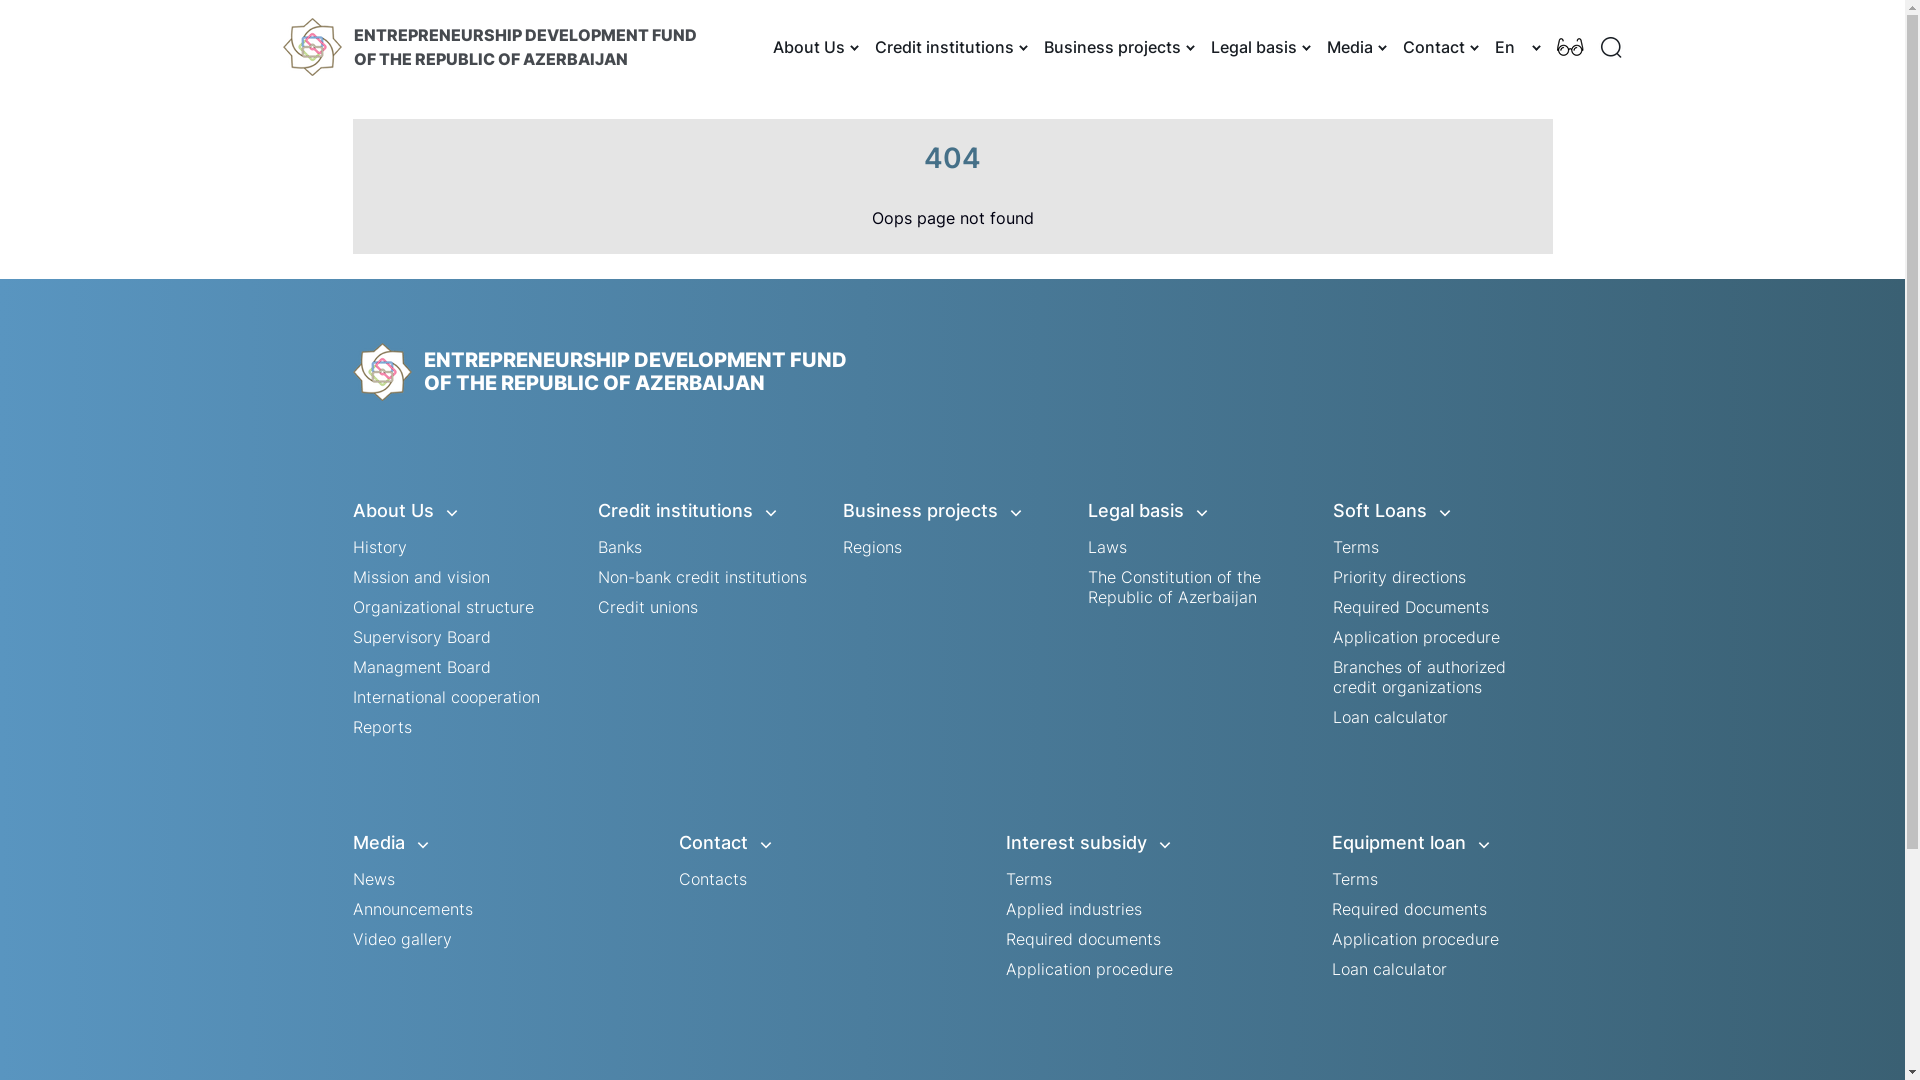 The width and height of the screenshot is (1920, 1080). What do you see at coordinates (1441, 843) in the screenshot?
I see `'Equipment loan'` at bounding box center [1441, 843].